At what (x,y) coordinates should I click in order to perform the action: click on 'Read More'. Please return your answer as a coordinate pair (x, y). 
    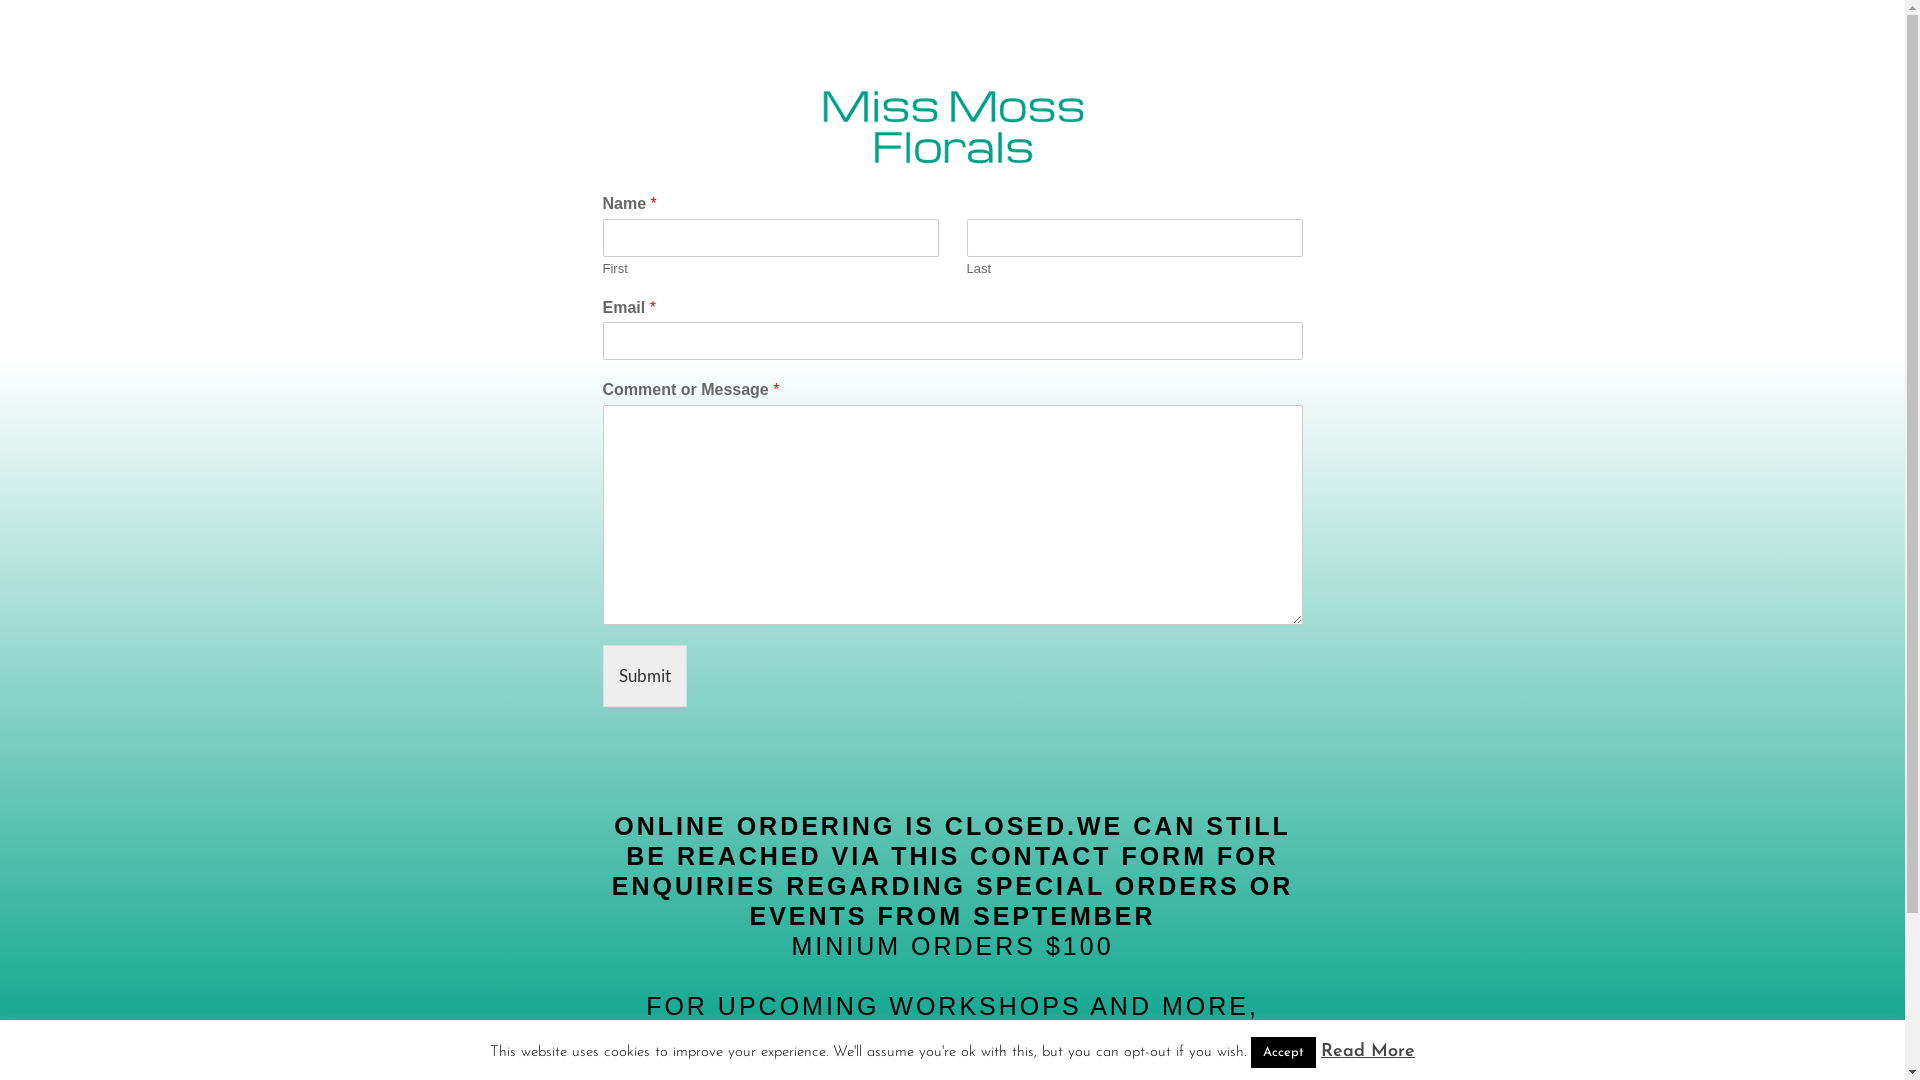
    Looking at the image, I should click on (1367, 1051).